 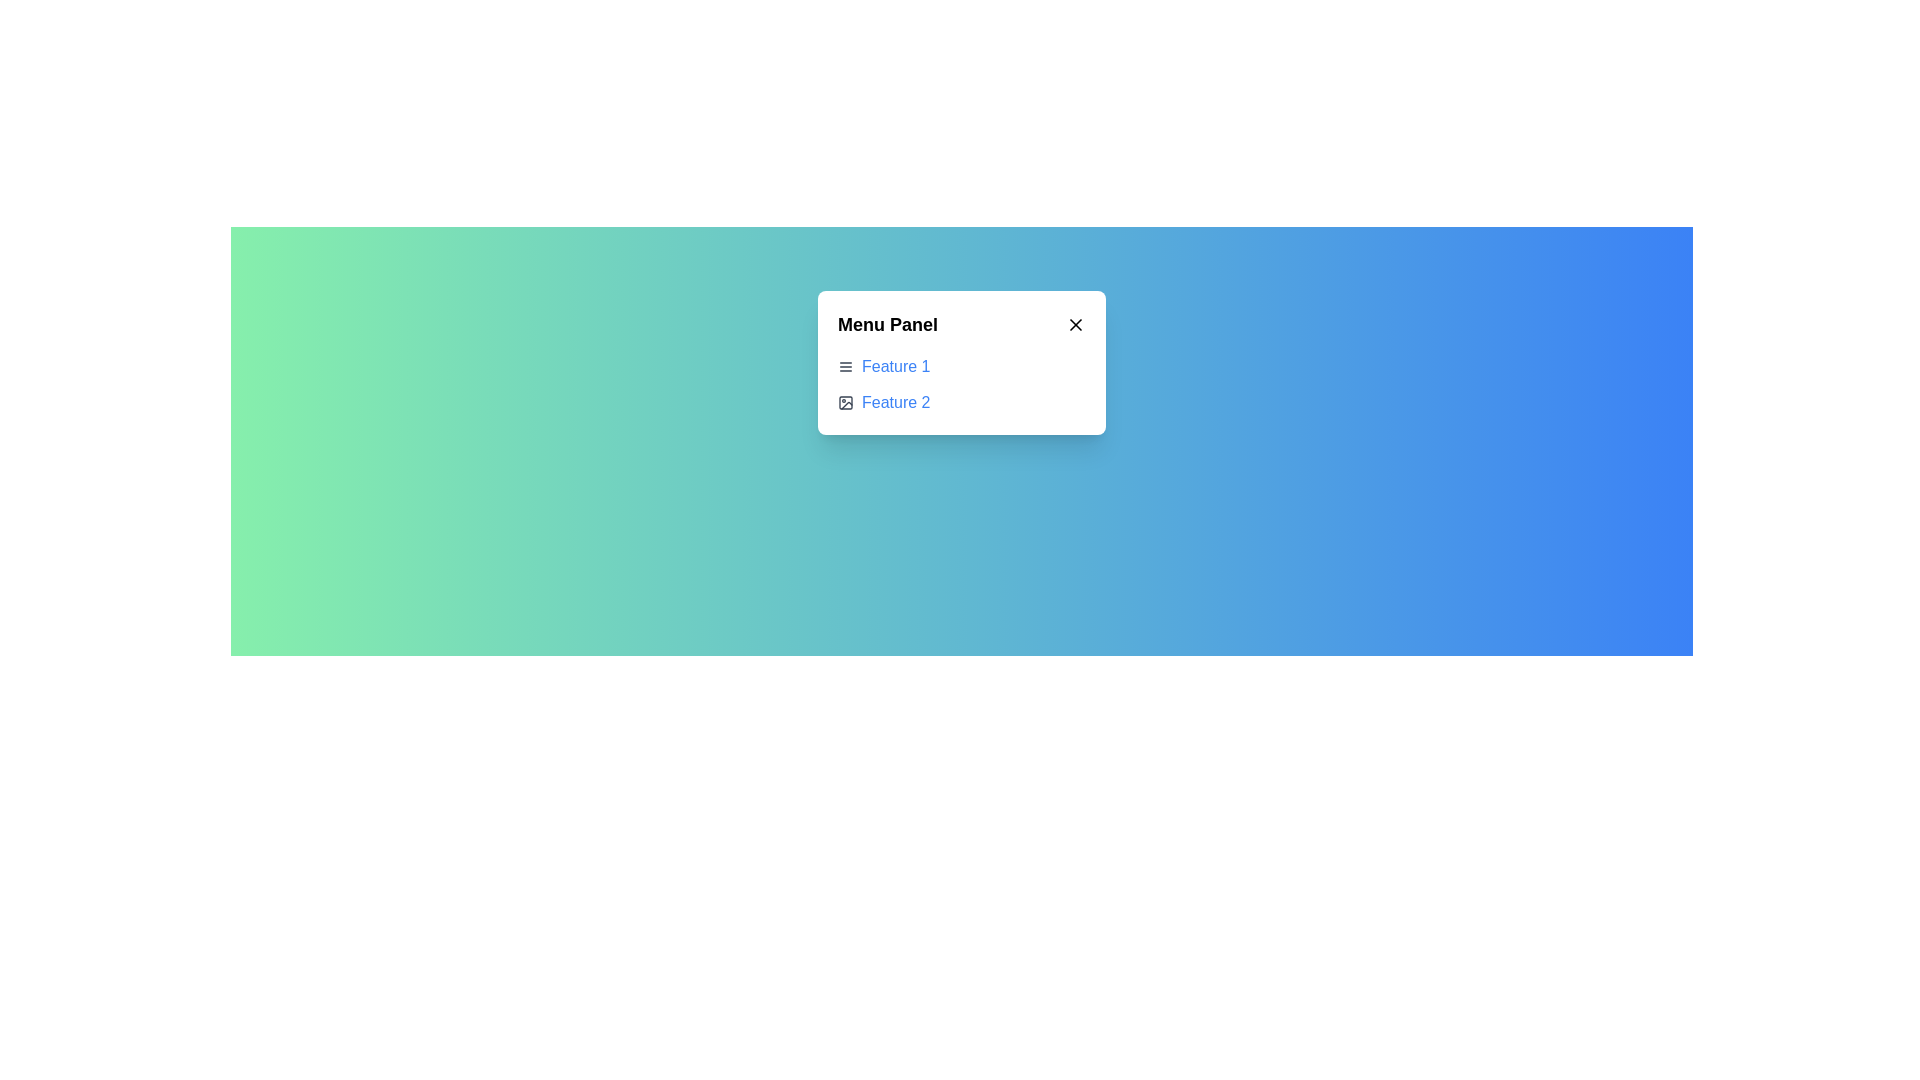 What do you see at coordinates (845, 402) in the screenshot?
I see `the icon representing 'Feature 2' to interact with it` at bounding box center [845, 402].